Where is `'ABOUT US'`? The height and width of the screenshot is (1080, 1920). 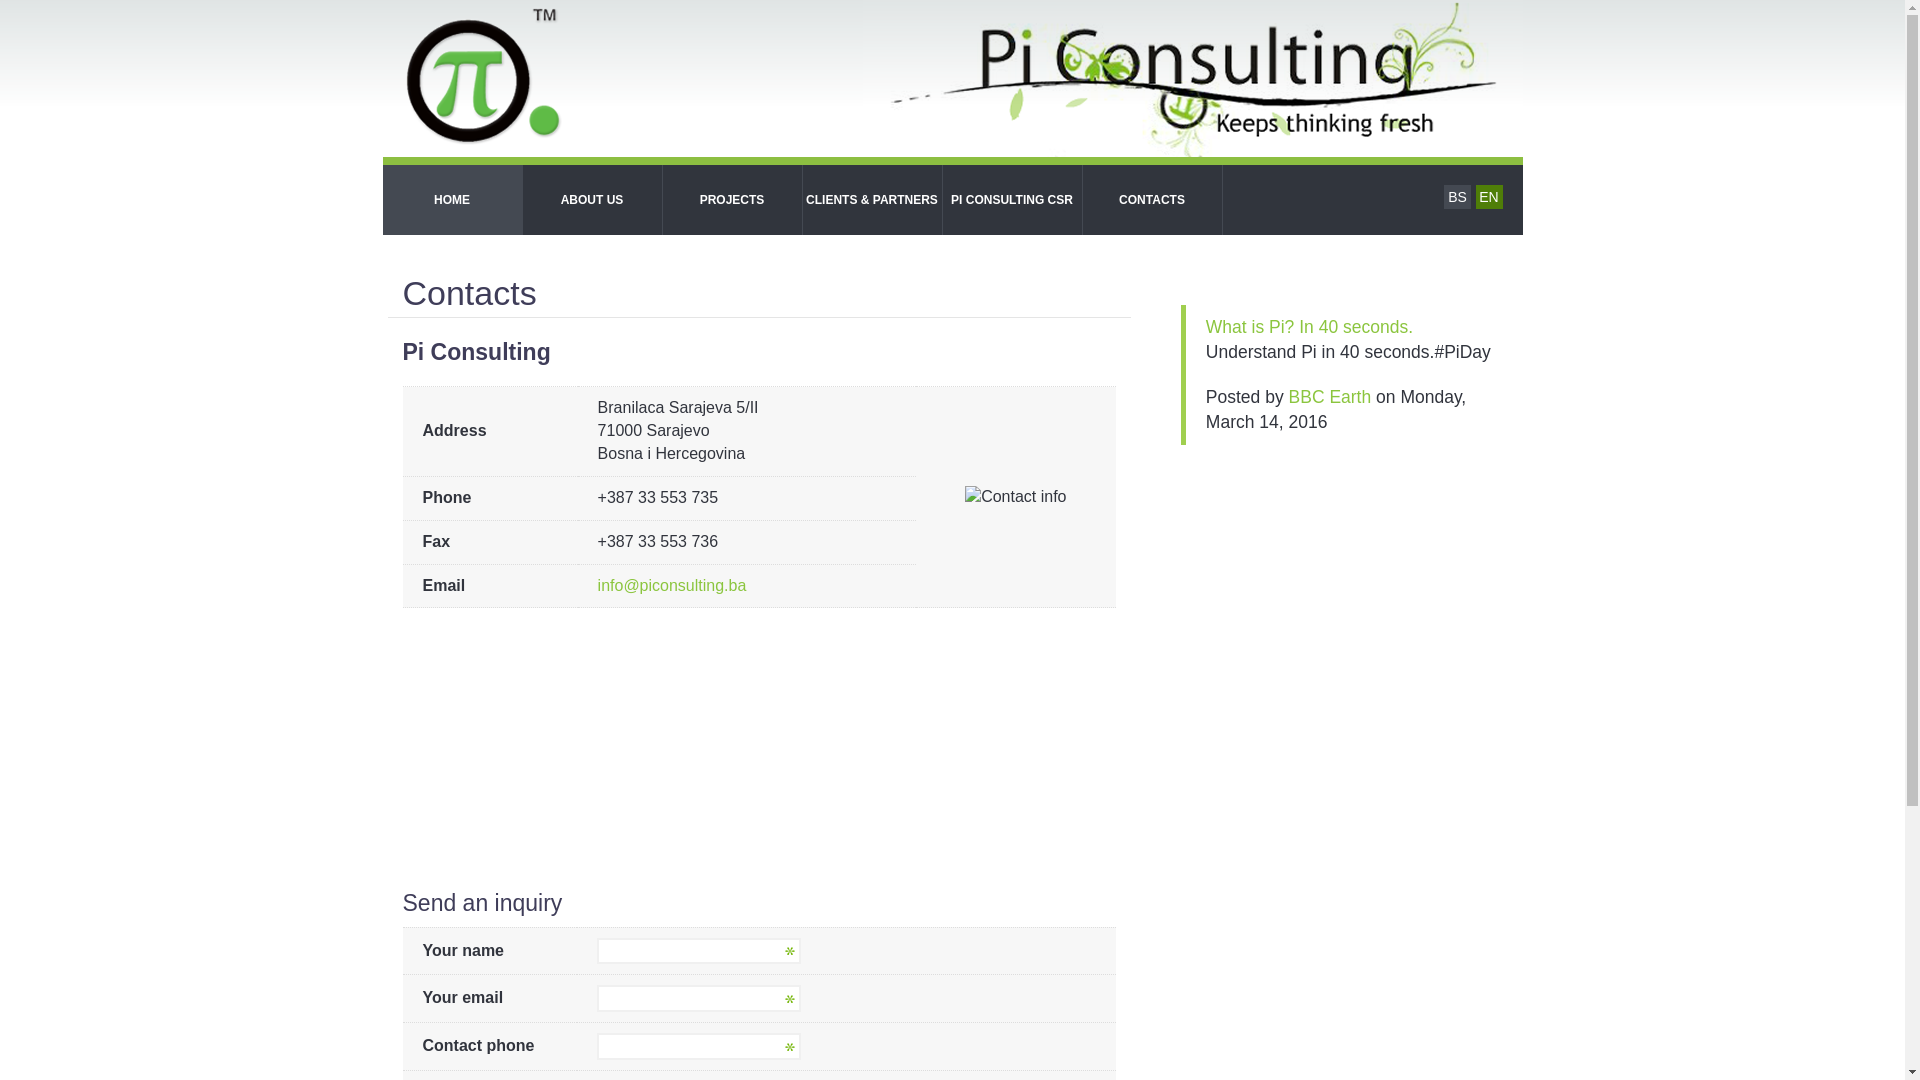 'ABOUT US' is located at coordinates (590, 200).